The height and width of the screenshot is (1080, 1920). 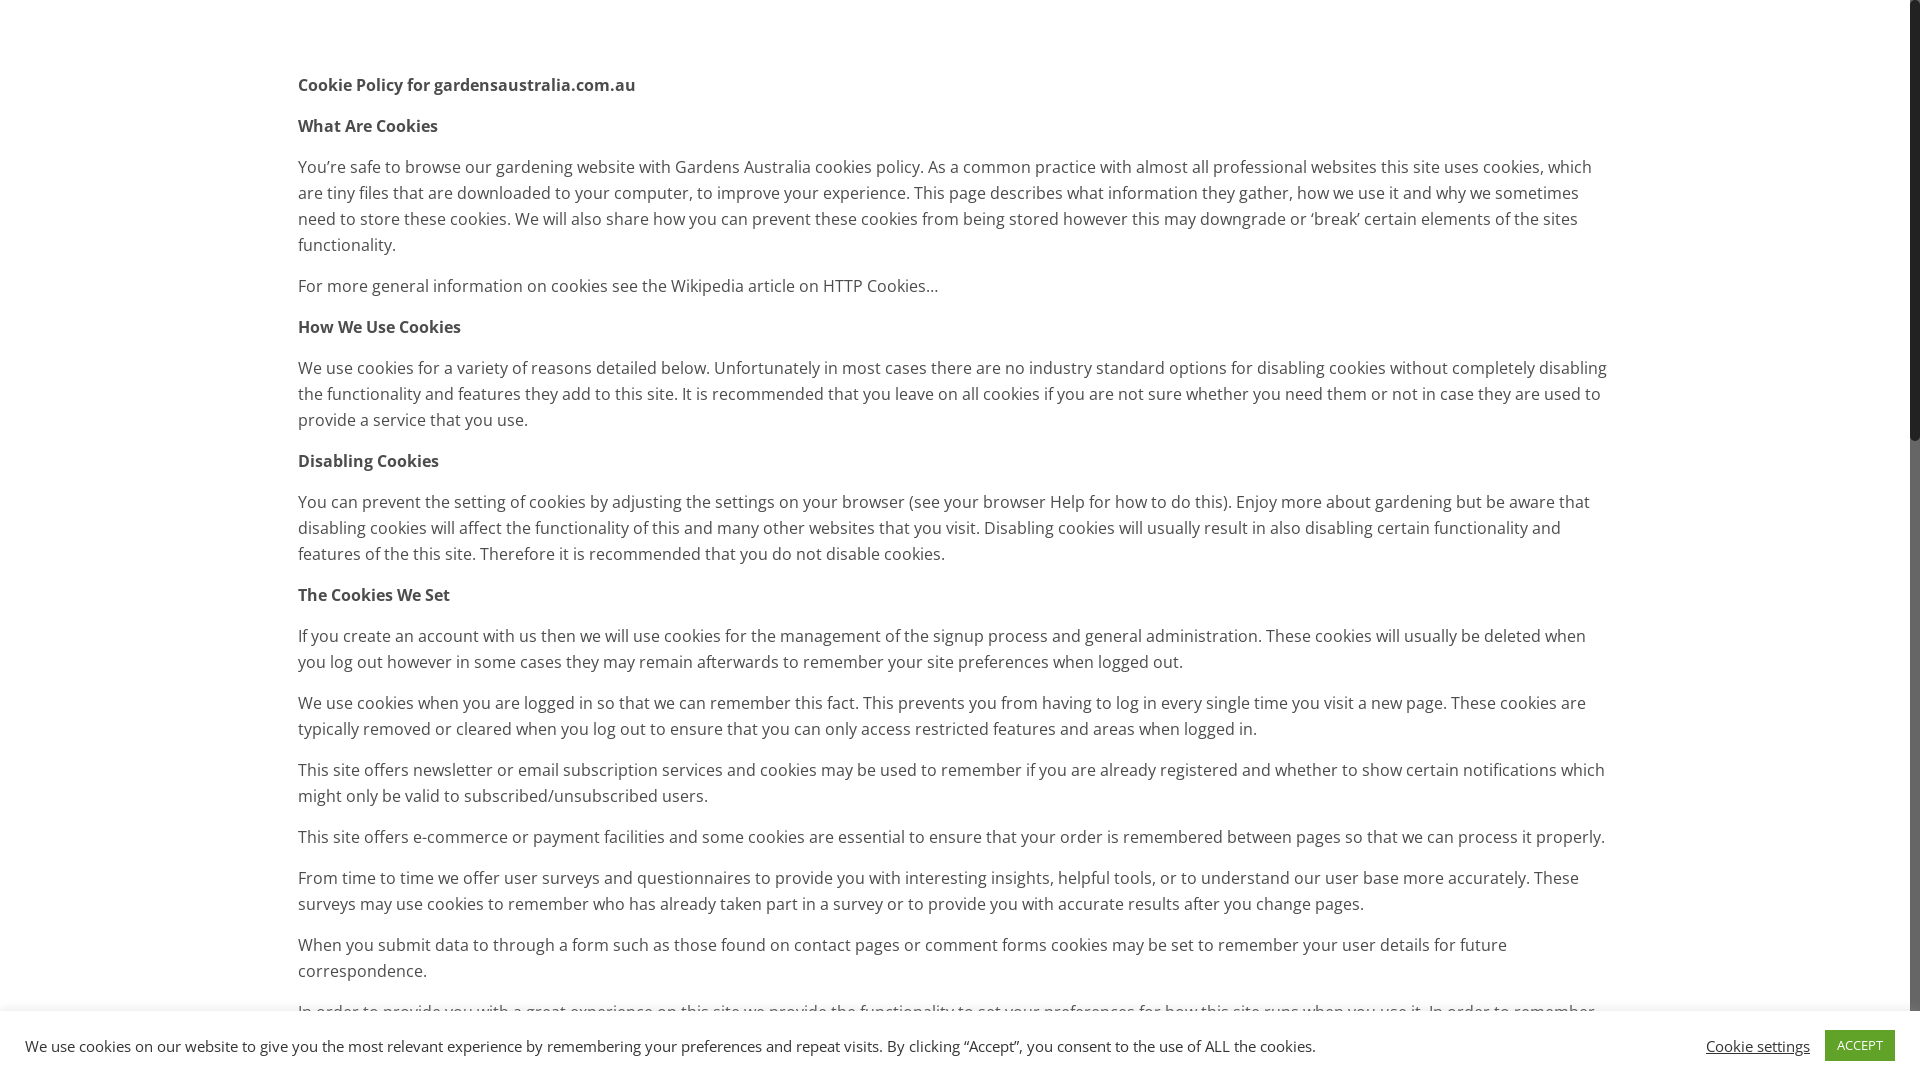 What do you see at coordinates (1859, 1044) in the screenshot?
I see `'ACCEPT'` at bounding box center [1859, 1044].